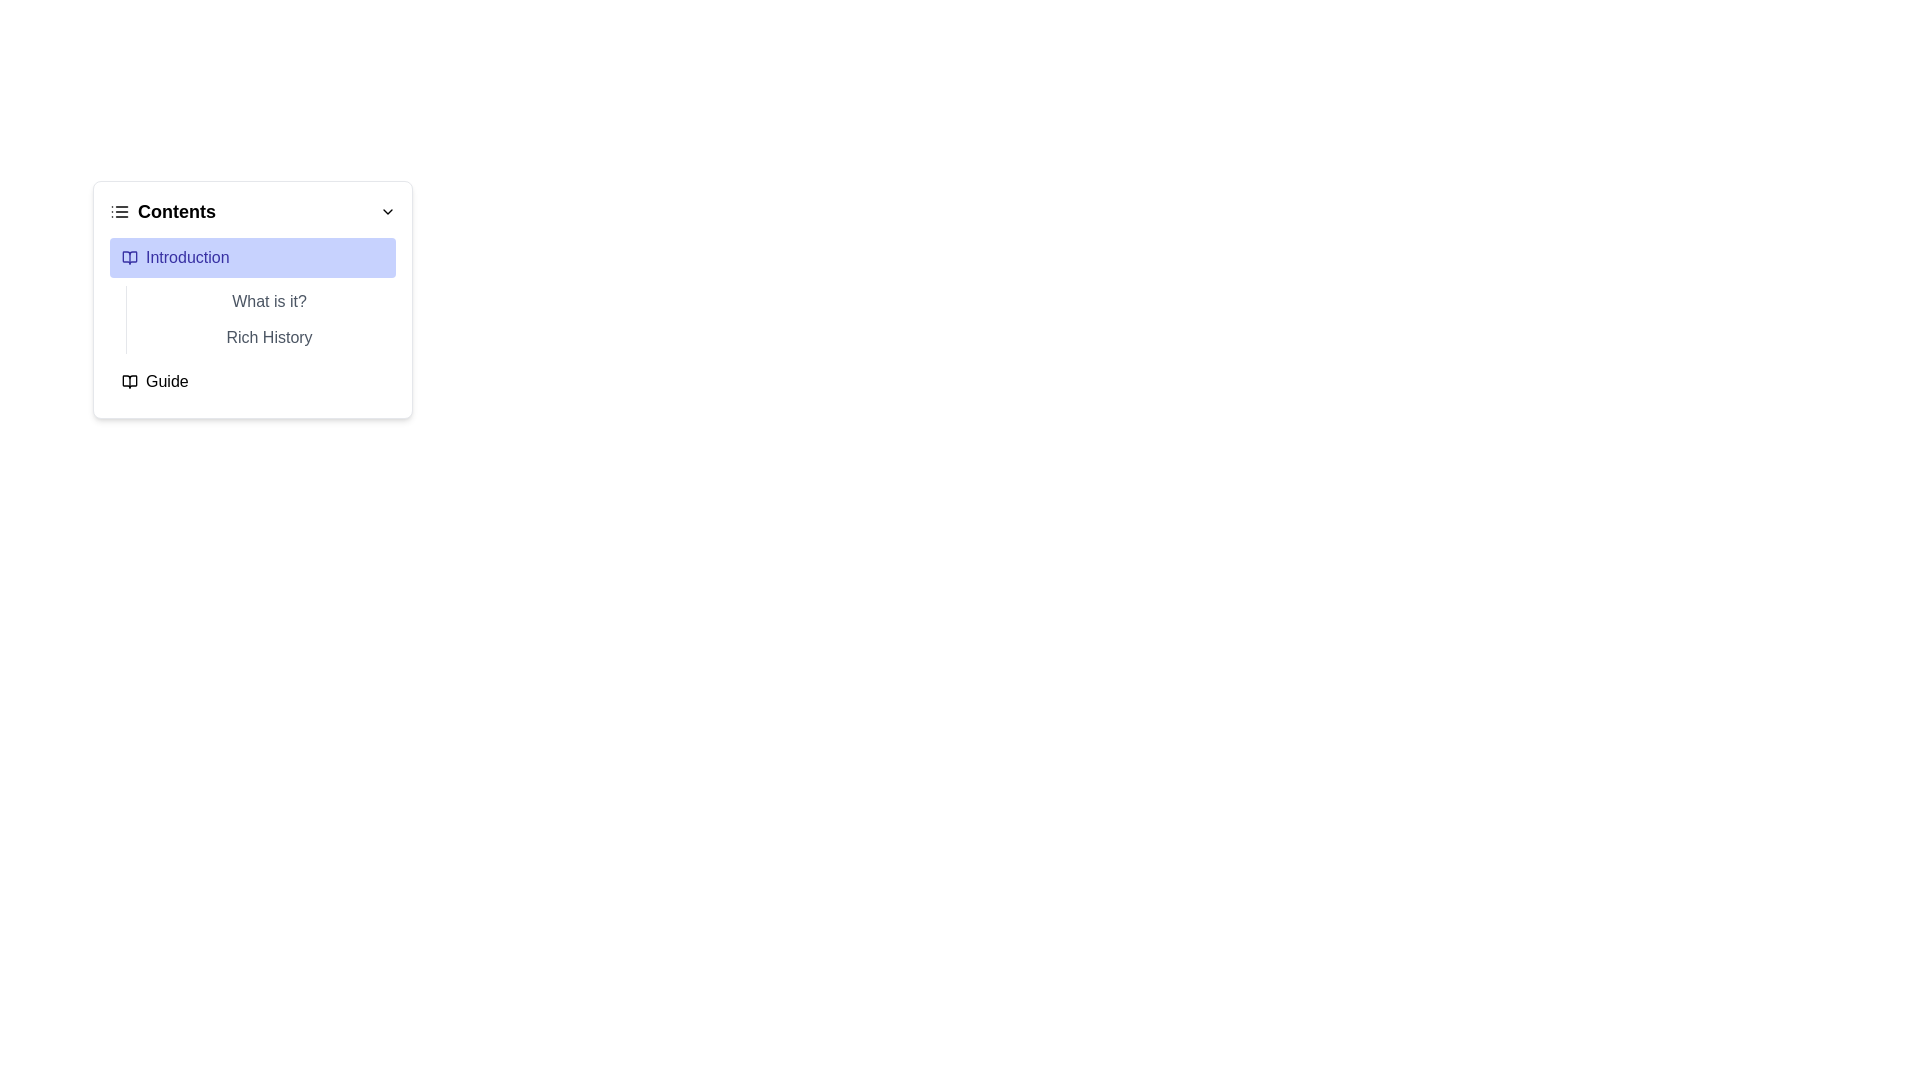  I want to click on the 'Contents' header text element which is styled in bold black and includes an icon of three horizontal lines, indicating it is a non-interactive label for a menu or section, so click(163, 212).